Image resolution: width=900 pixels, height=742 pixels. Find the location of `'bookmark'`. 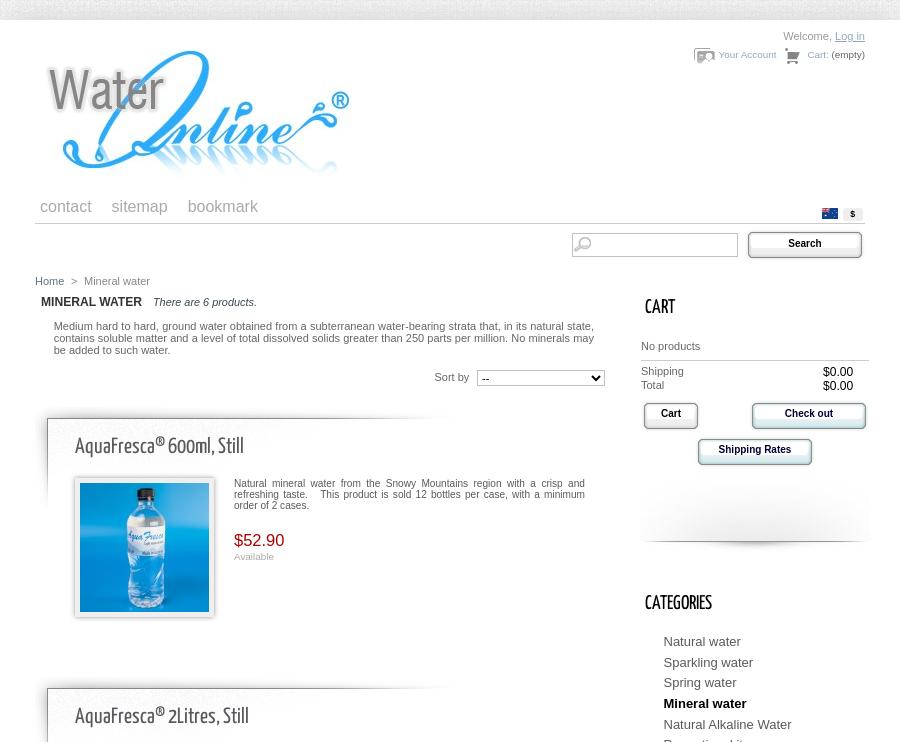

'bookmark' is located at coordinates (222, 206).